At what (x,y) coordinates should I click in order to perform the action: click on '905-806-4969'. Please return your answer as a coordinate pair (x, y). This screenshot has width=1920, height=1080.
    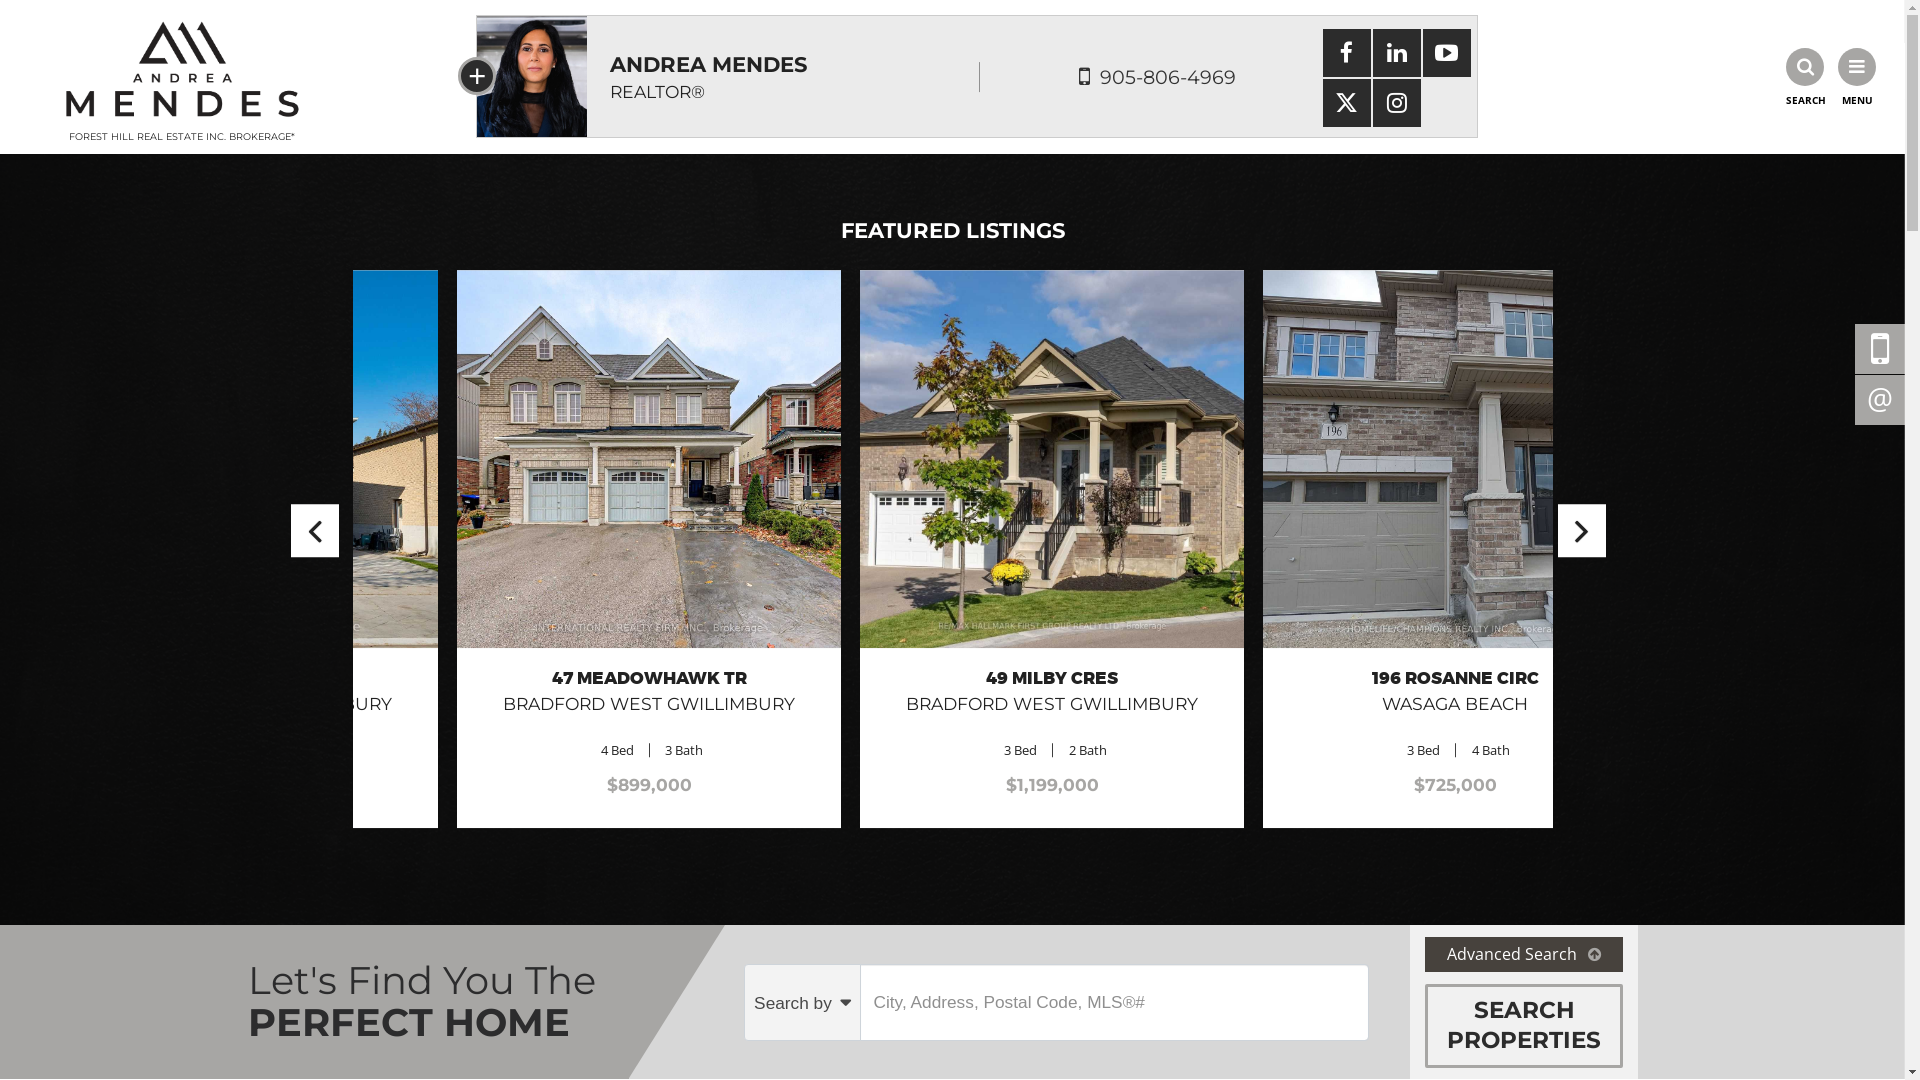
    Looking at the image, I should click on (1167, 76).